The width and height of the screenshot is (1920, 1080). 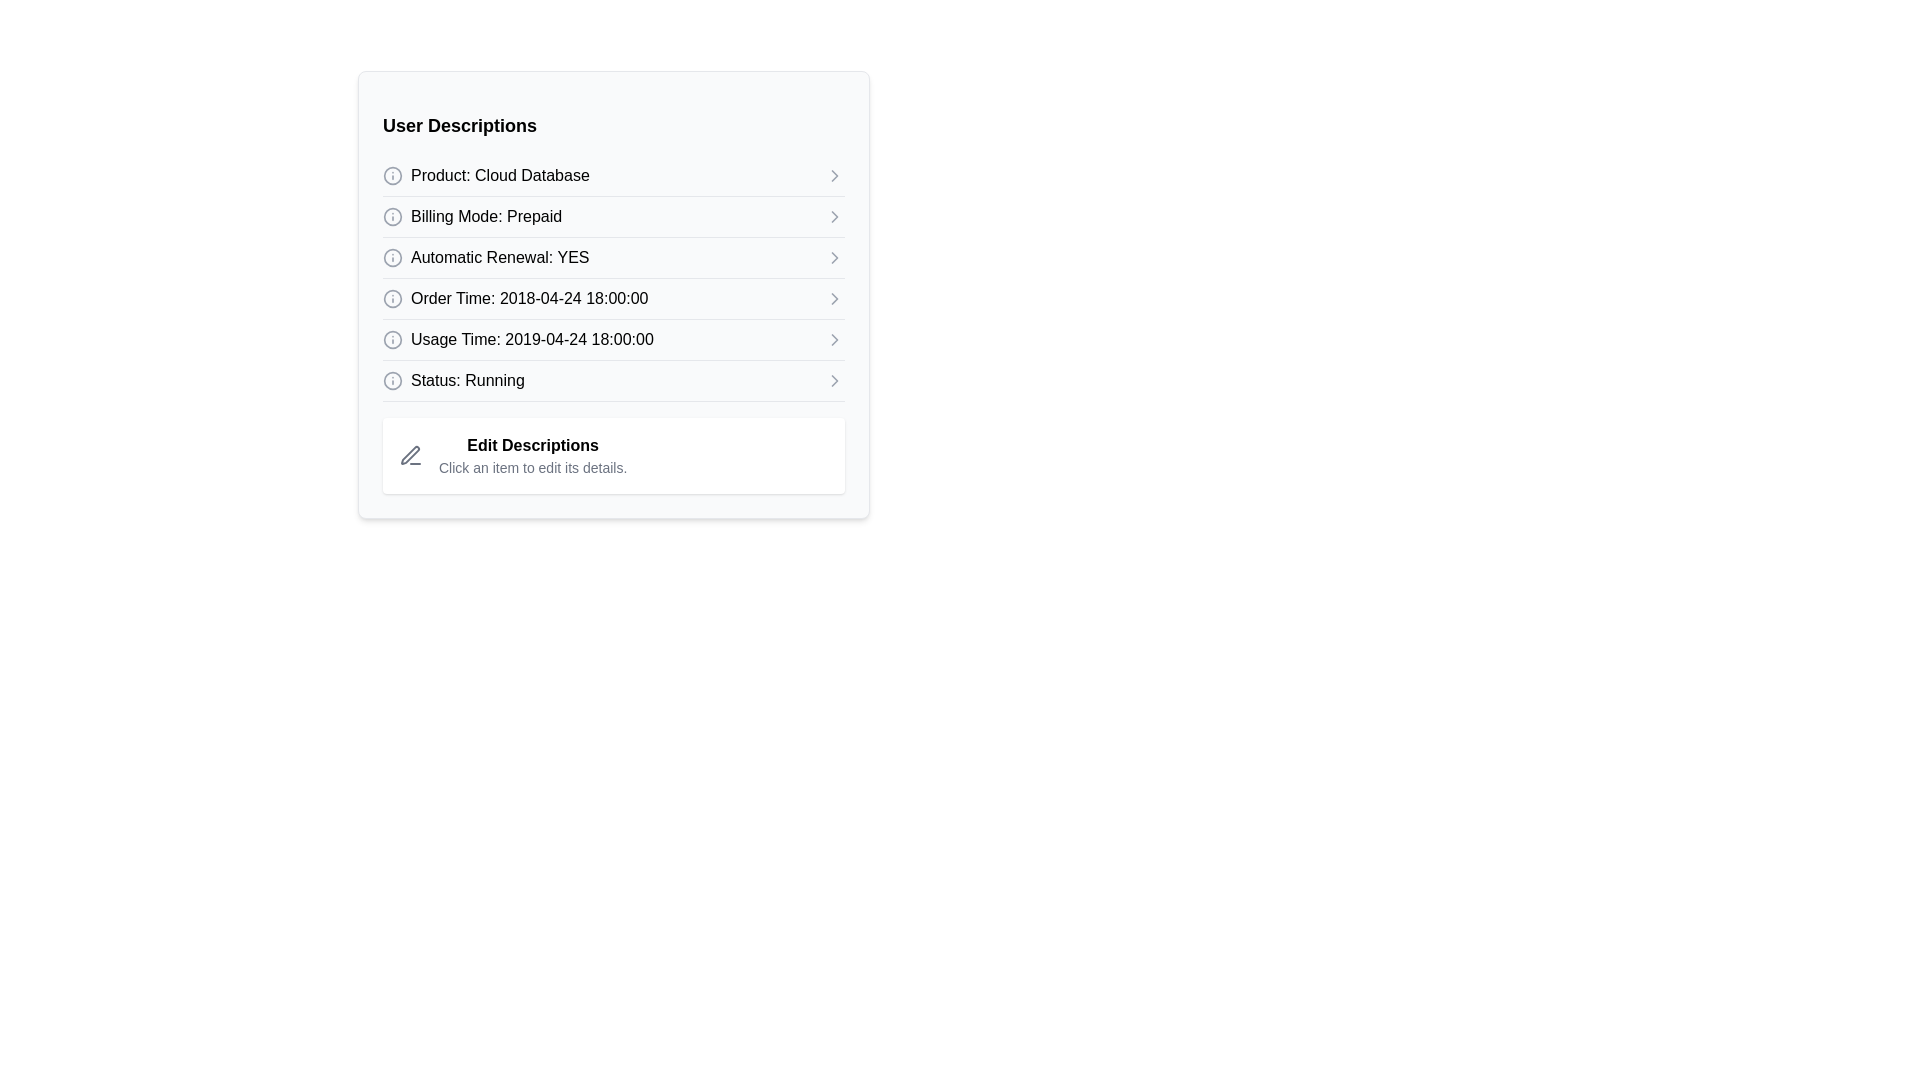 What do you see at coordinates (835, 216) in the screenshot?
I see `the right-pointing chevron arrow icon next to the 'Billing Mode: Prepaid' text` at bounding box center [835, 216].